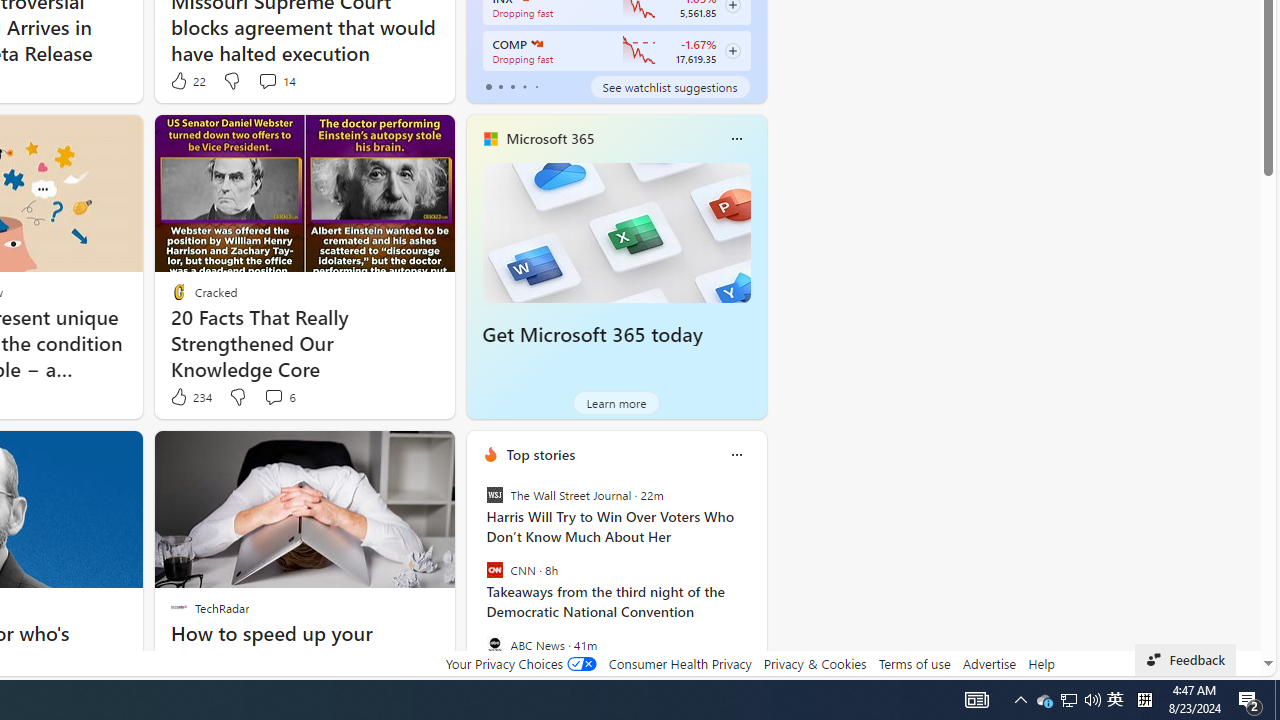 The width and height of the screenshot is (1280, 720). I want to click on 'NASDAQ', so click(536, 43).